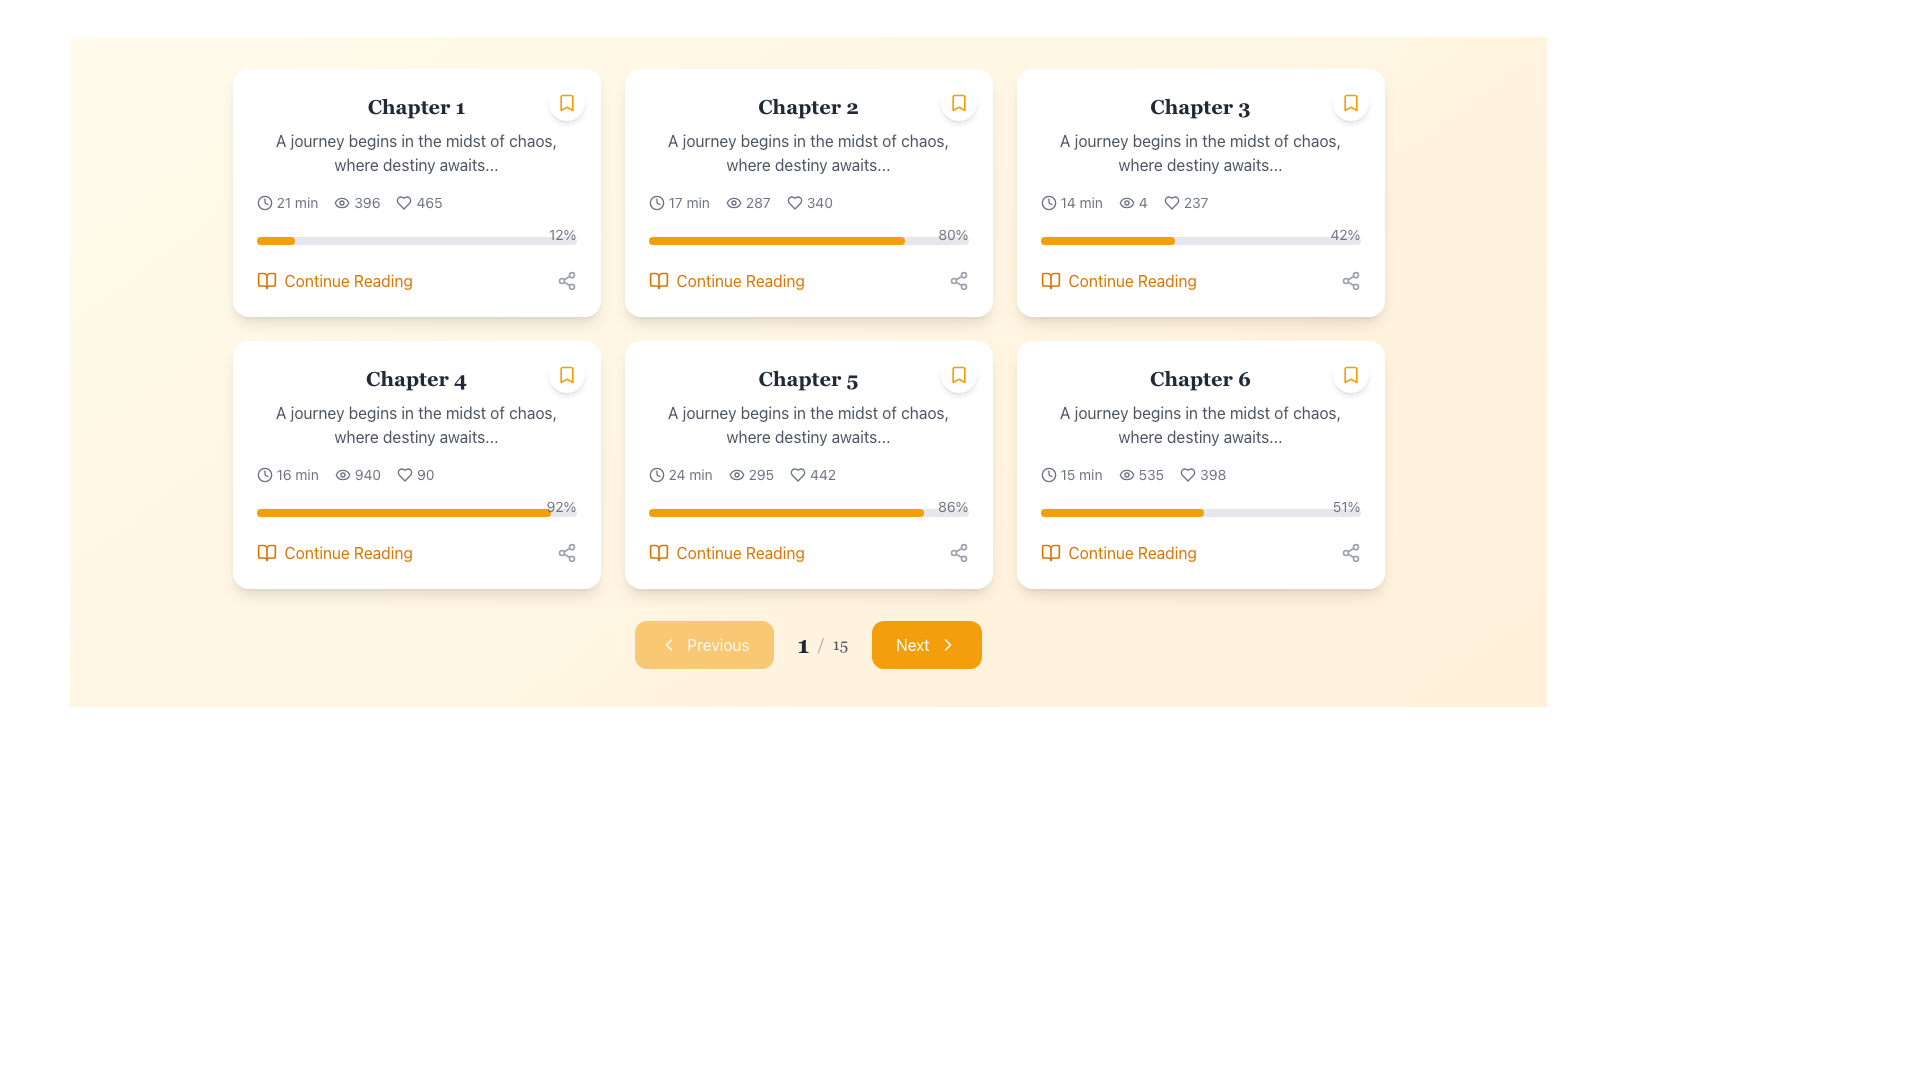 The width and height of the screenshot is (1920, 1080). I want to click on the button located within the 'Chapter 4' card that allows users to continue reading the article or chapter, positioned near the bottom of the card below a horizontal progress bar for accessibility navigation, so click(334, 552).